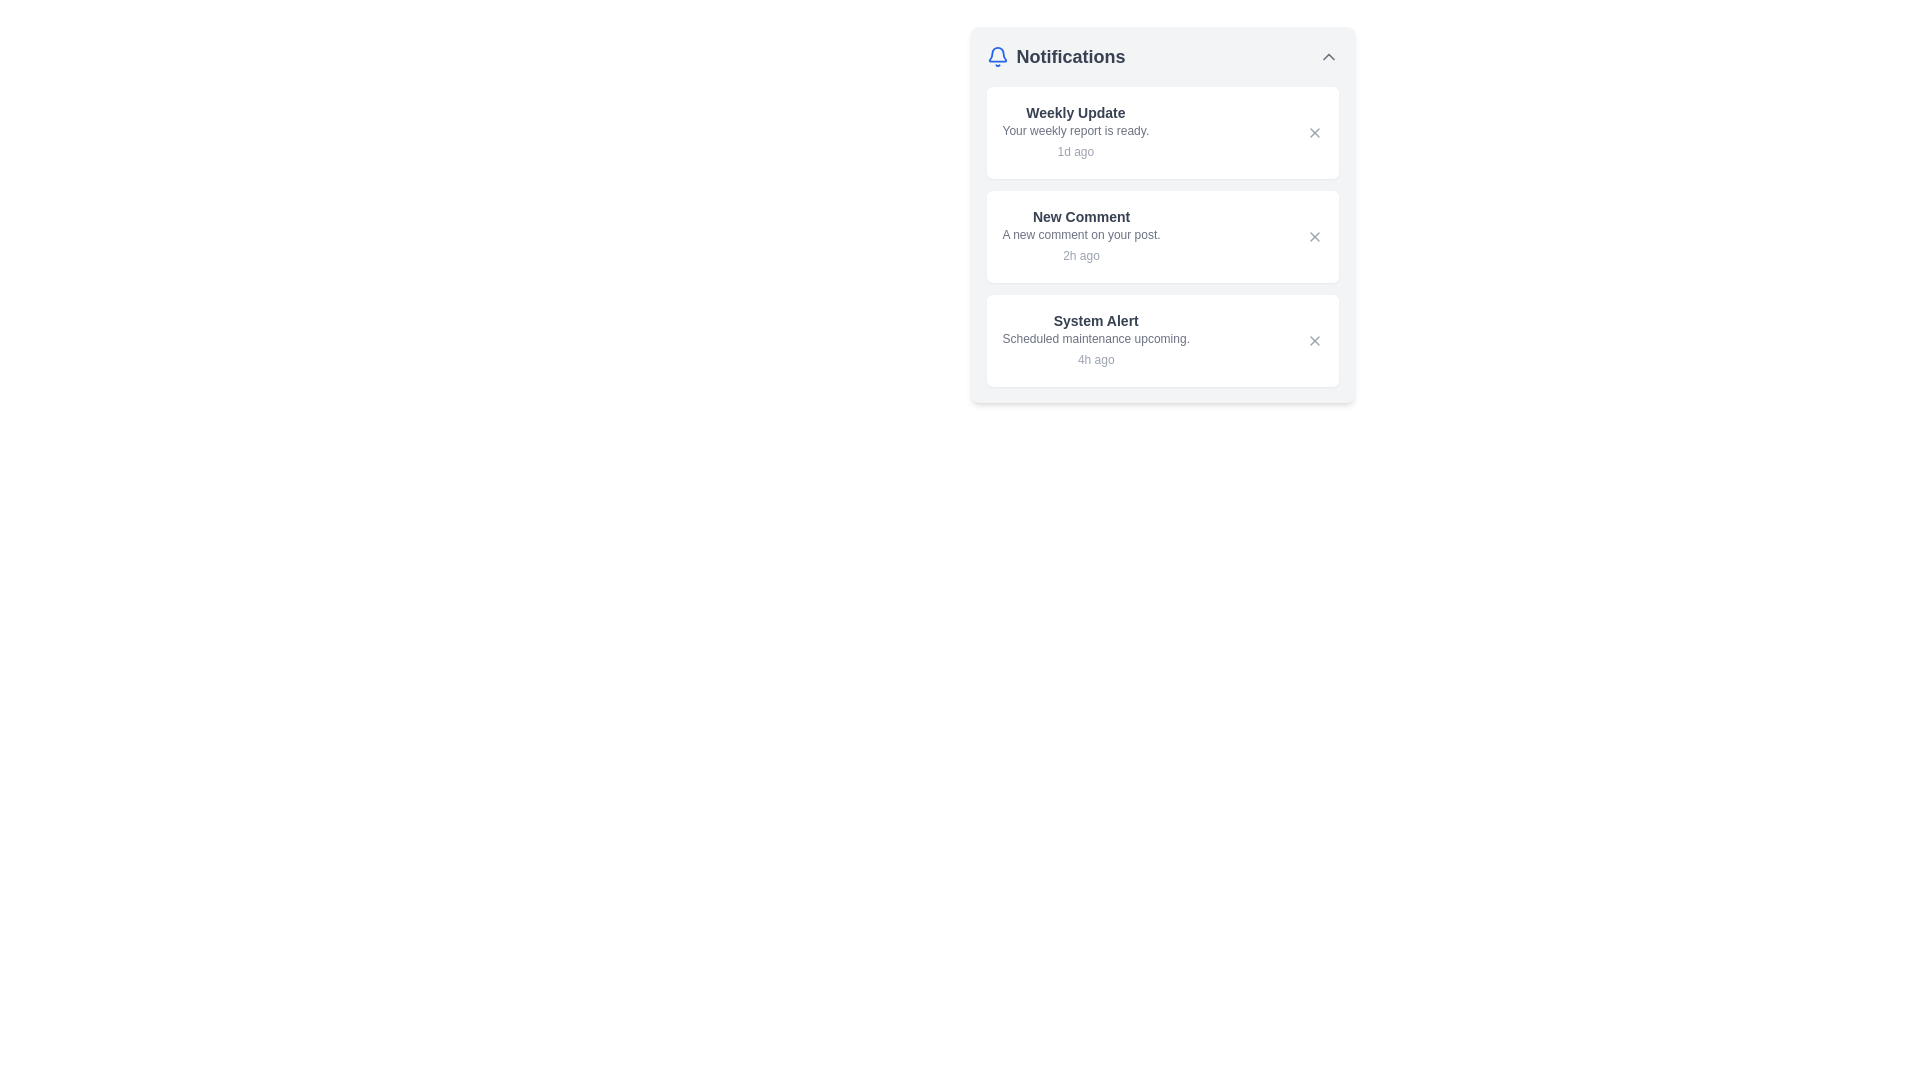  What do you see at coordinates (1095, 339) in the screenshot?
I see `the Notification entry that informs about upcoming scheduled maintenance, located in the third position from the top in a popup panel` at bounding box center [1095, 339].